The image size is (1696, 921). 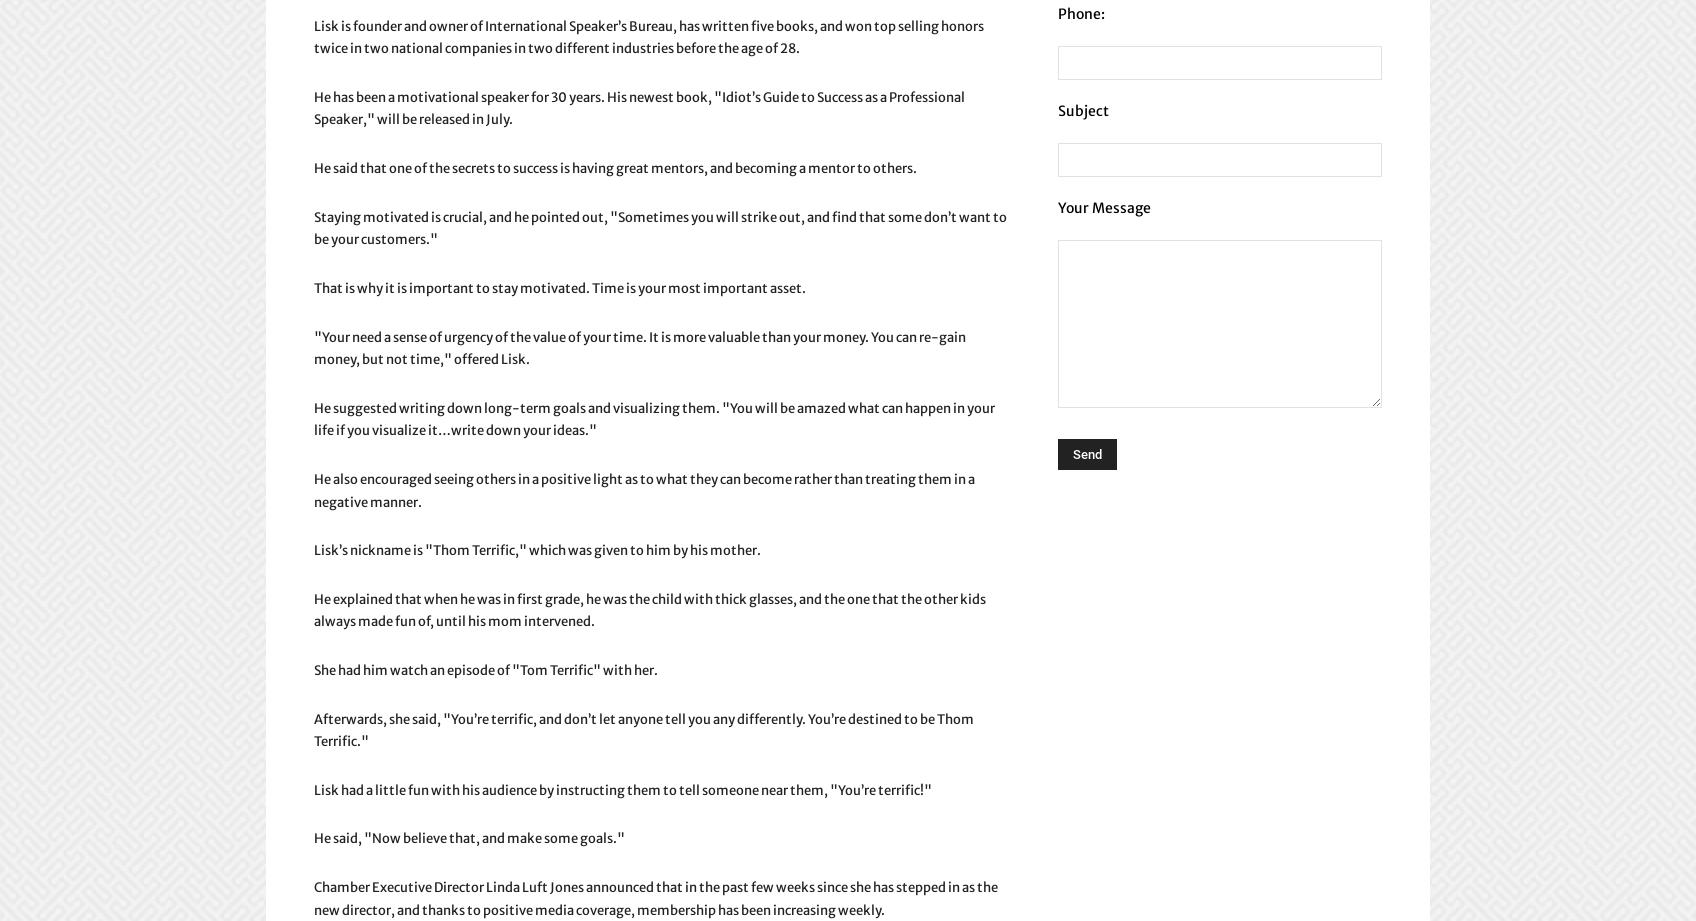 What do you see at coordinates (486, 670) in the screenshot?
I see `'She had him watch an episode of "Tom Terrific" with her.'` at bounding box center [486, 670].